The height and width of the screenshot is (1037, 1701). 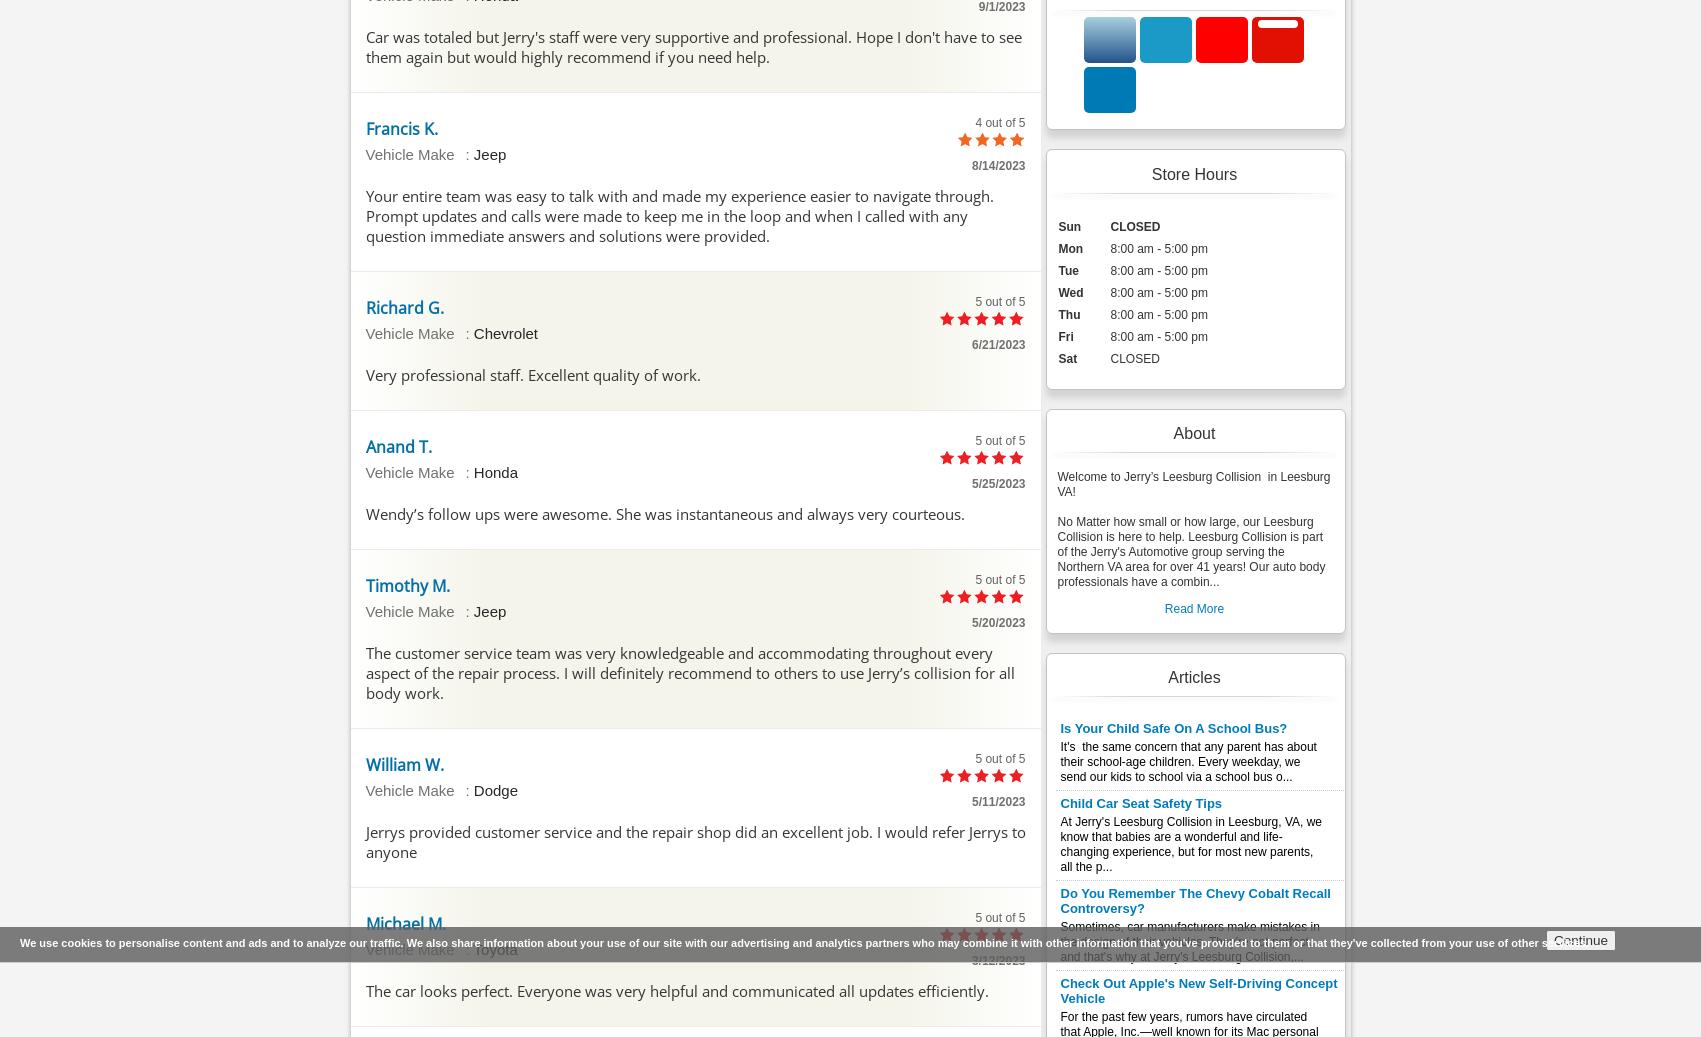 What do you see at coordinates (998, 342) in the screenshot?
I see `'6/21/2023'` at bounding box center [998, 342].